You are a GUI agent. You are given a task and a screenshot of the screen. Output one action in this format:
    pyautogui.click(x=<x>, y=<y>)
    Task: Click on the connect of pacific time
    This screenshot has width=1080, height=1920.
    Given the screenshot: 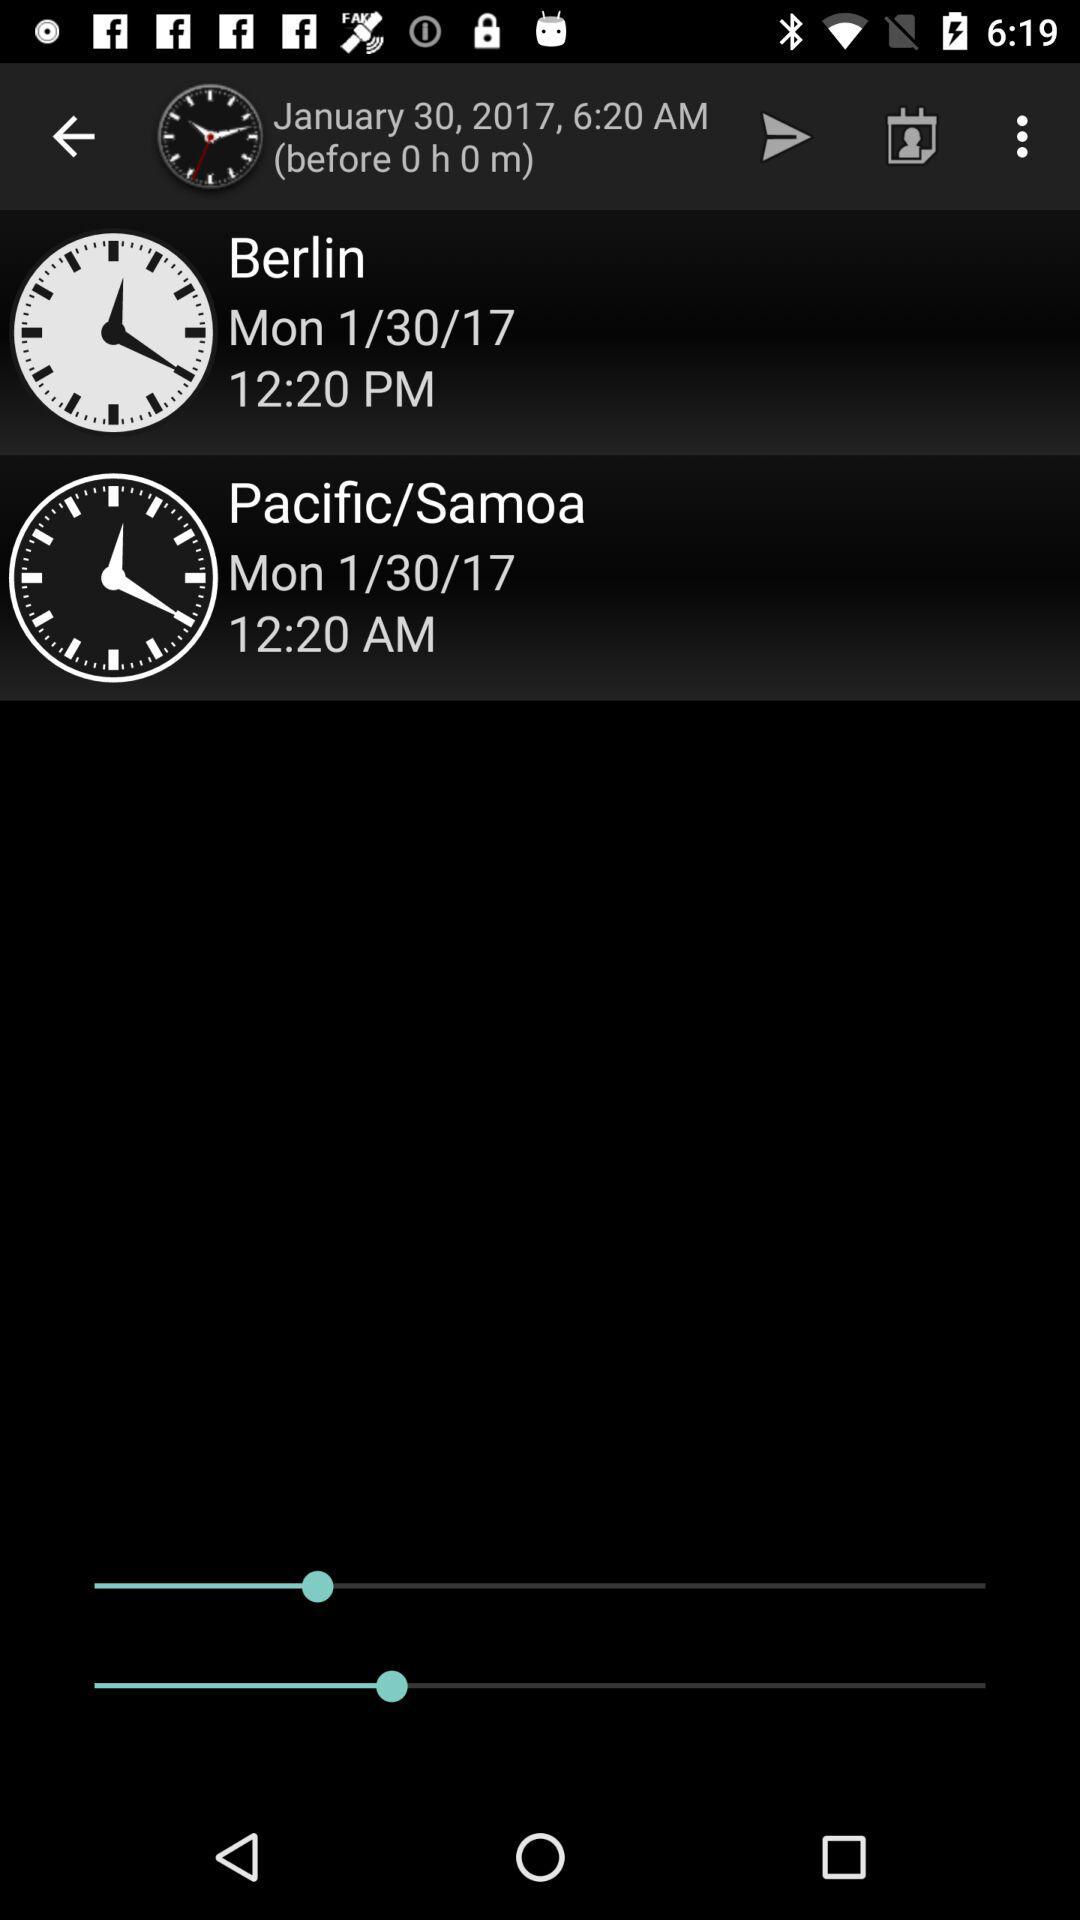 What is the action you would take?
    pyautogui.click(x=540, y=576)
    